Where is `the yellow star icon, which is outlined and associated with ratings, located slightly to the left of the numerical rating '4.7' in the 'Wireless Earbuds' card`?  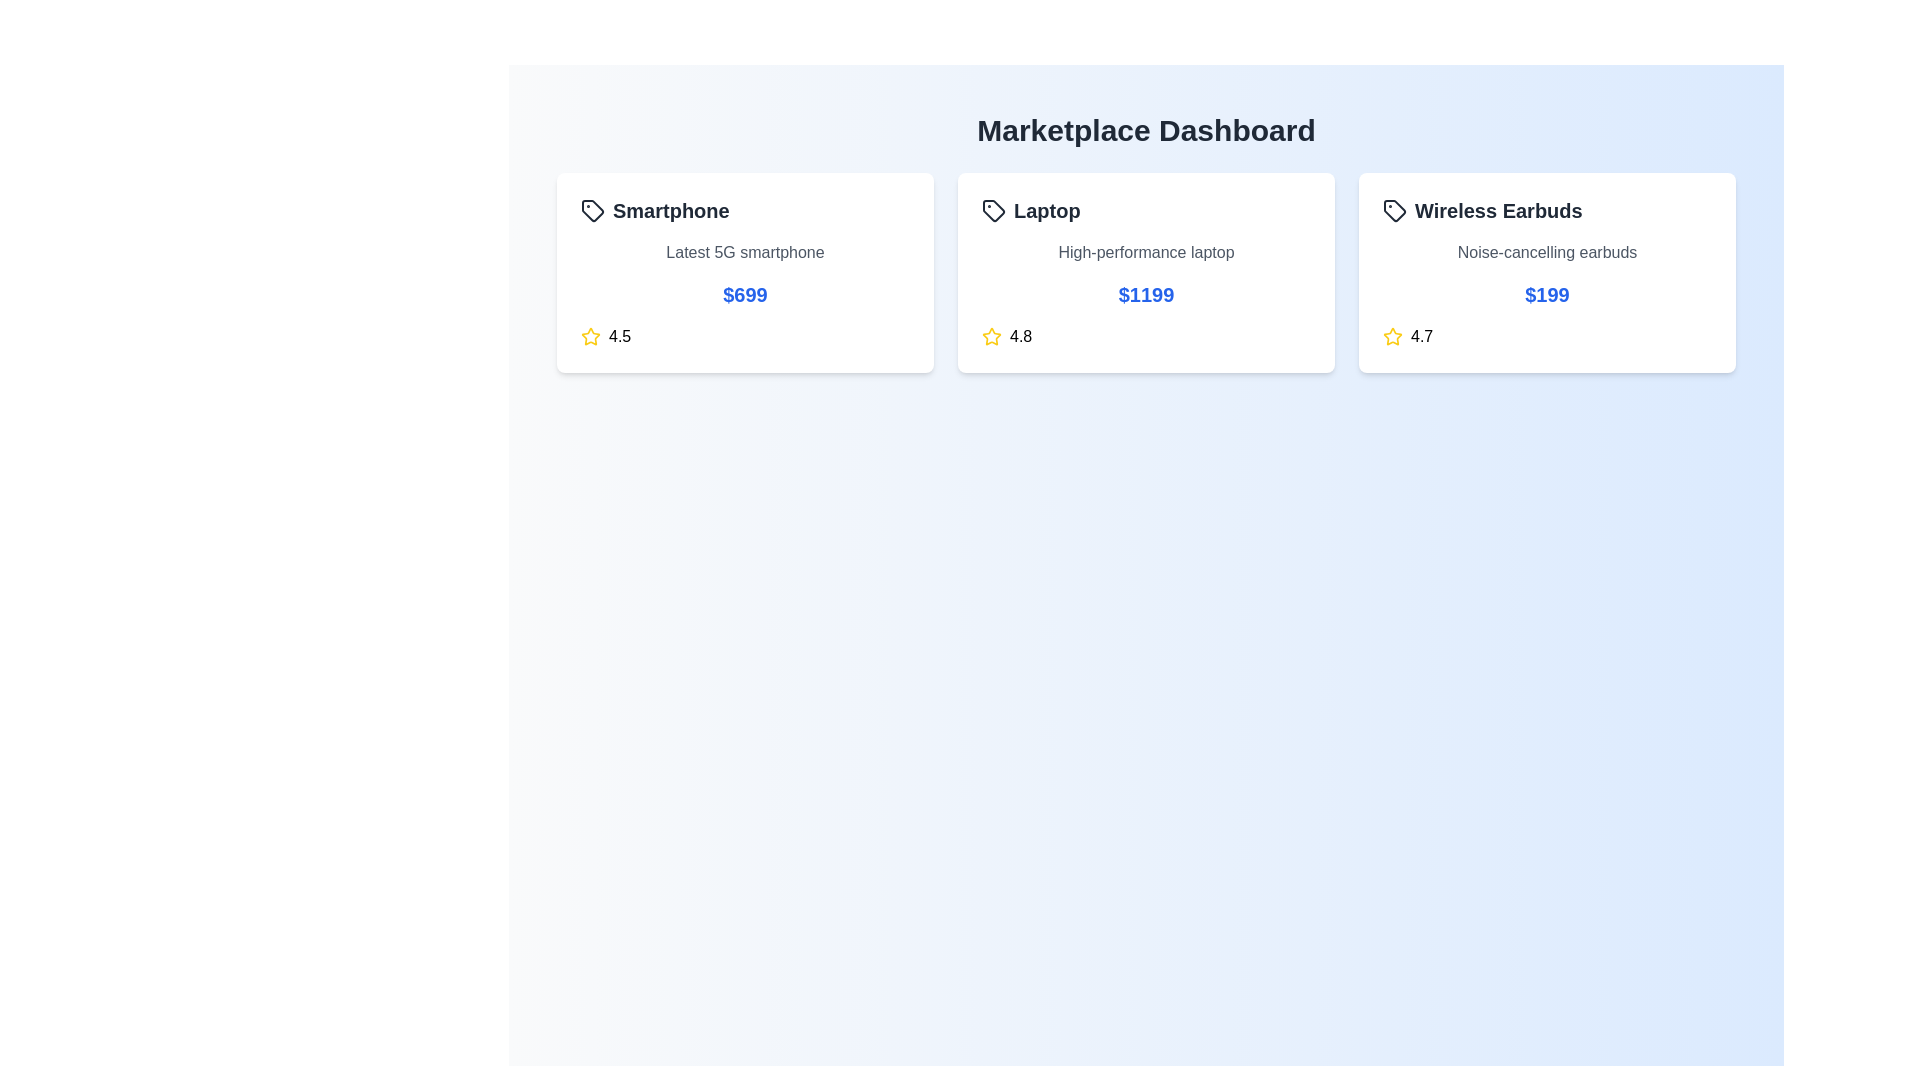
the yellow star icon, which is outlined and associated with ratings, located slightly to the left of the numerical rating '4.7' in the 'Wireless Earbuds' card is located at coordinates (1391, 335).